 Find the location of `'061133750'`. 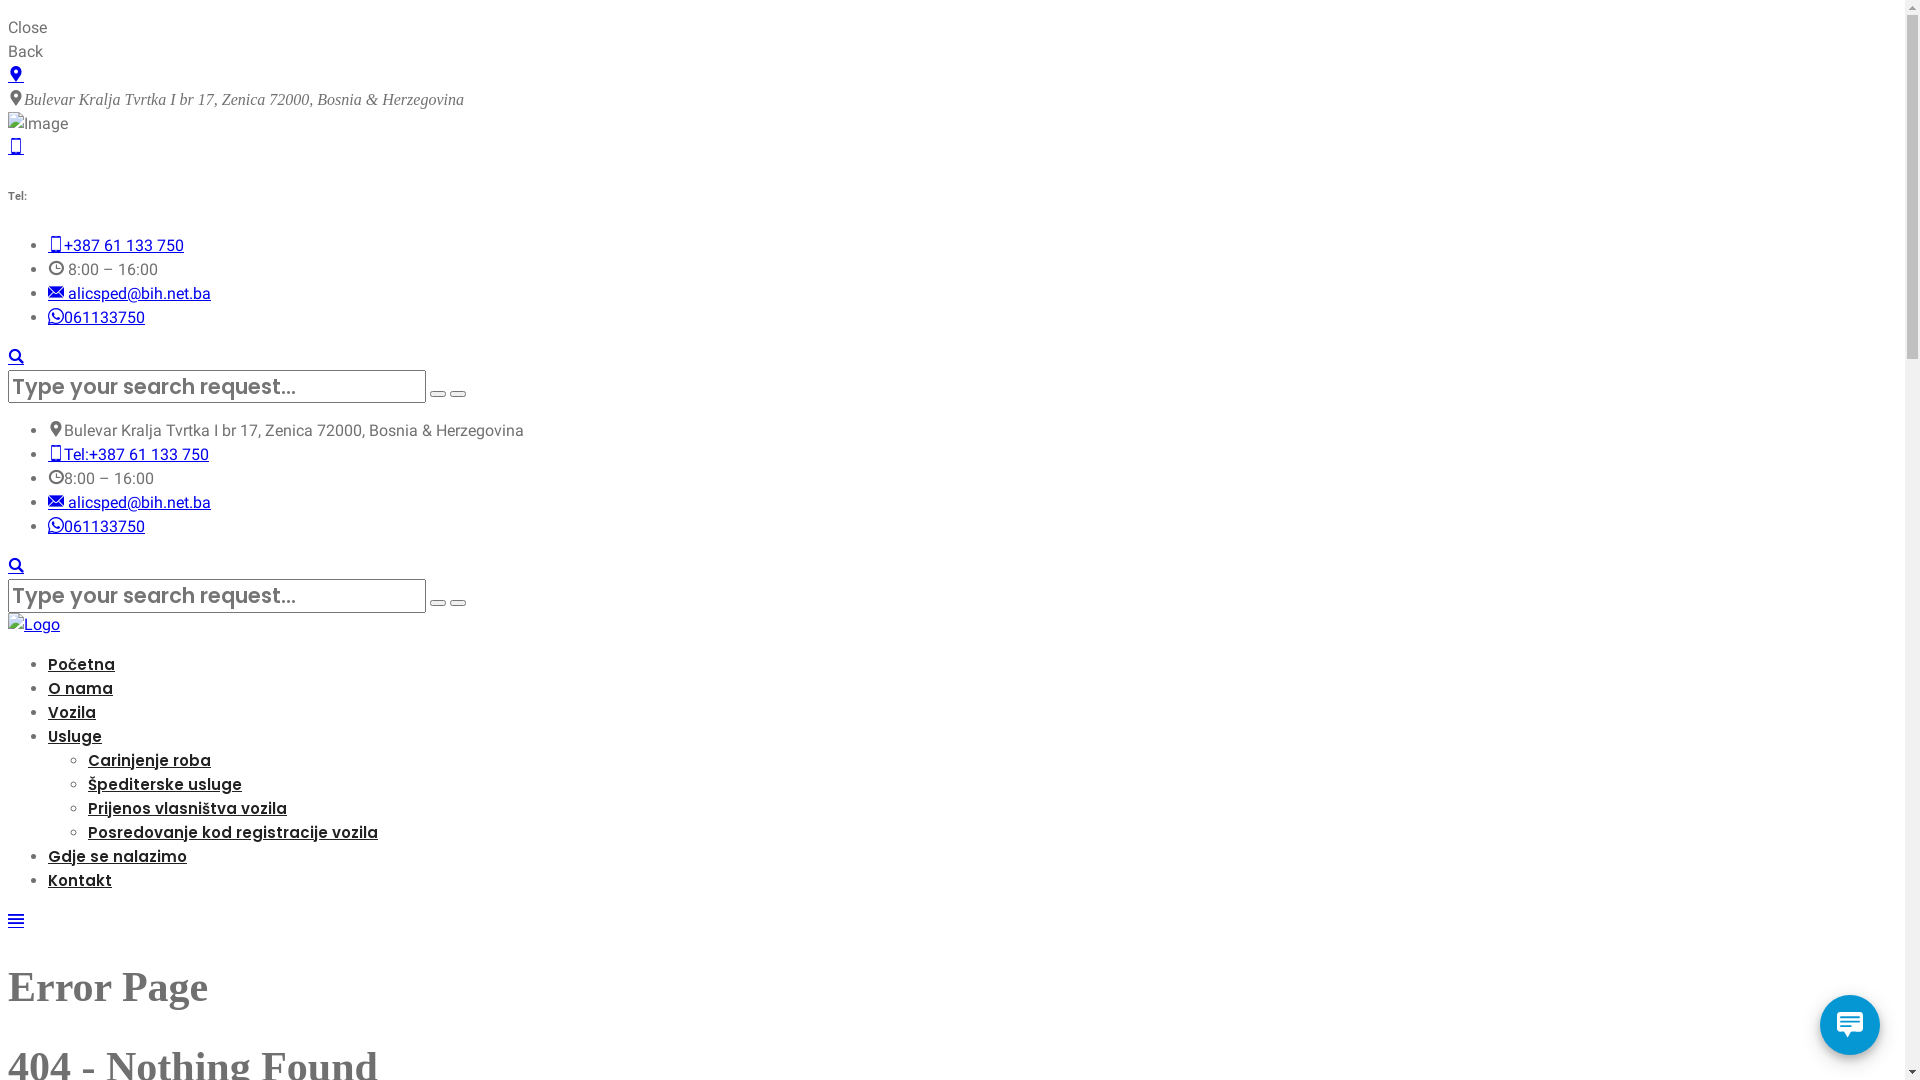

'061133750' is located at coordinates (48, 316).